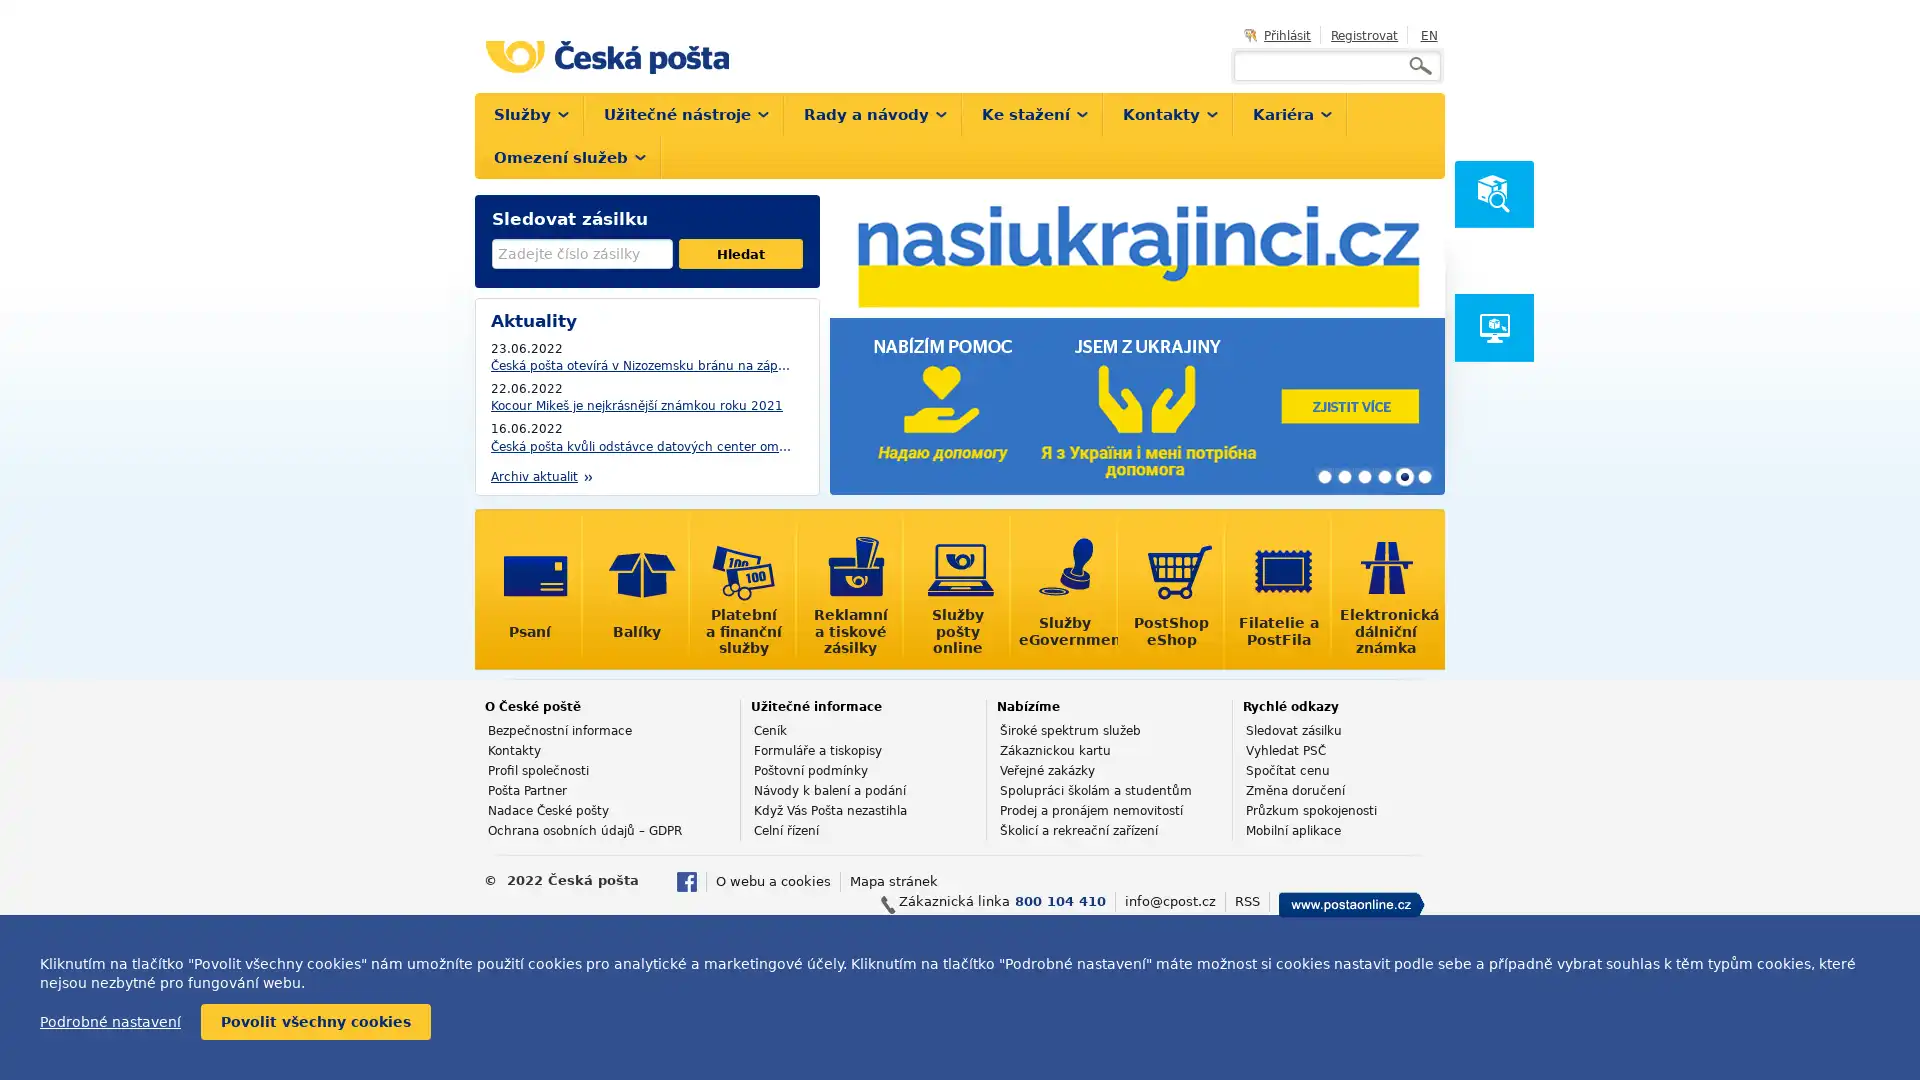 The height and width of the screenshot is (1080, 1920). I want to click on Povolit vsechny cookies, so click(315, 1022).